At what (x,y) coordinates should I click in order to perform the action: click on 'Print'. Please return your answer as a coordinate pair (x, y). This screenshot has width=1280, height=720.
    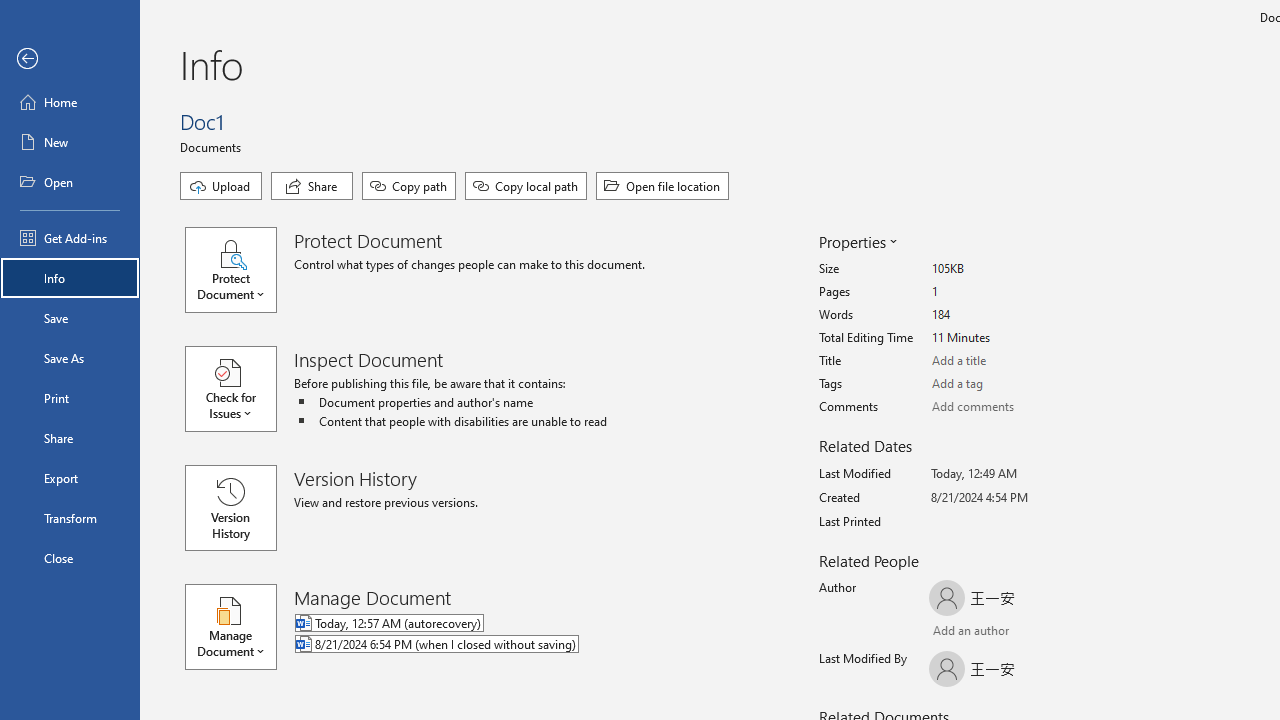
    Looking at the image, I should click on (69, 398).